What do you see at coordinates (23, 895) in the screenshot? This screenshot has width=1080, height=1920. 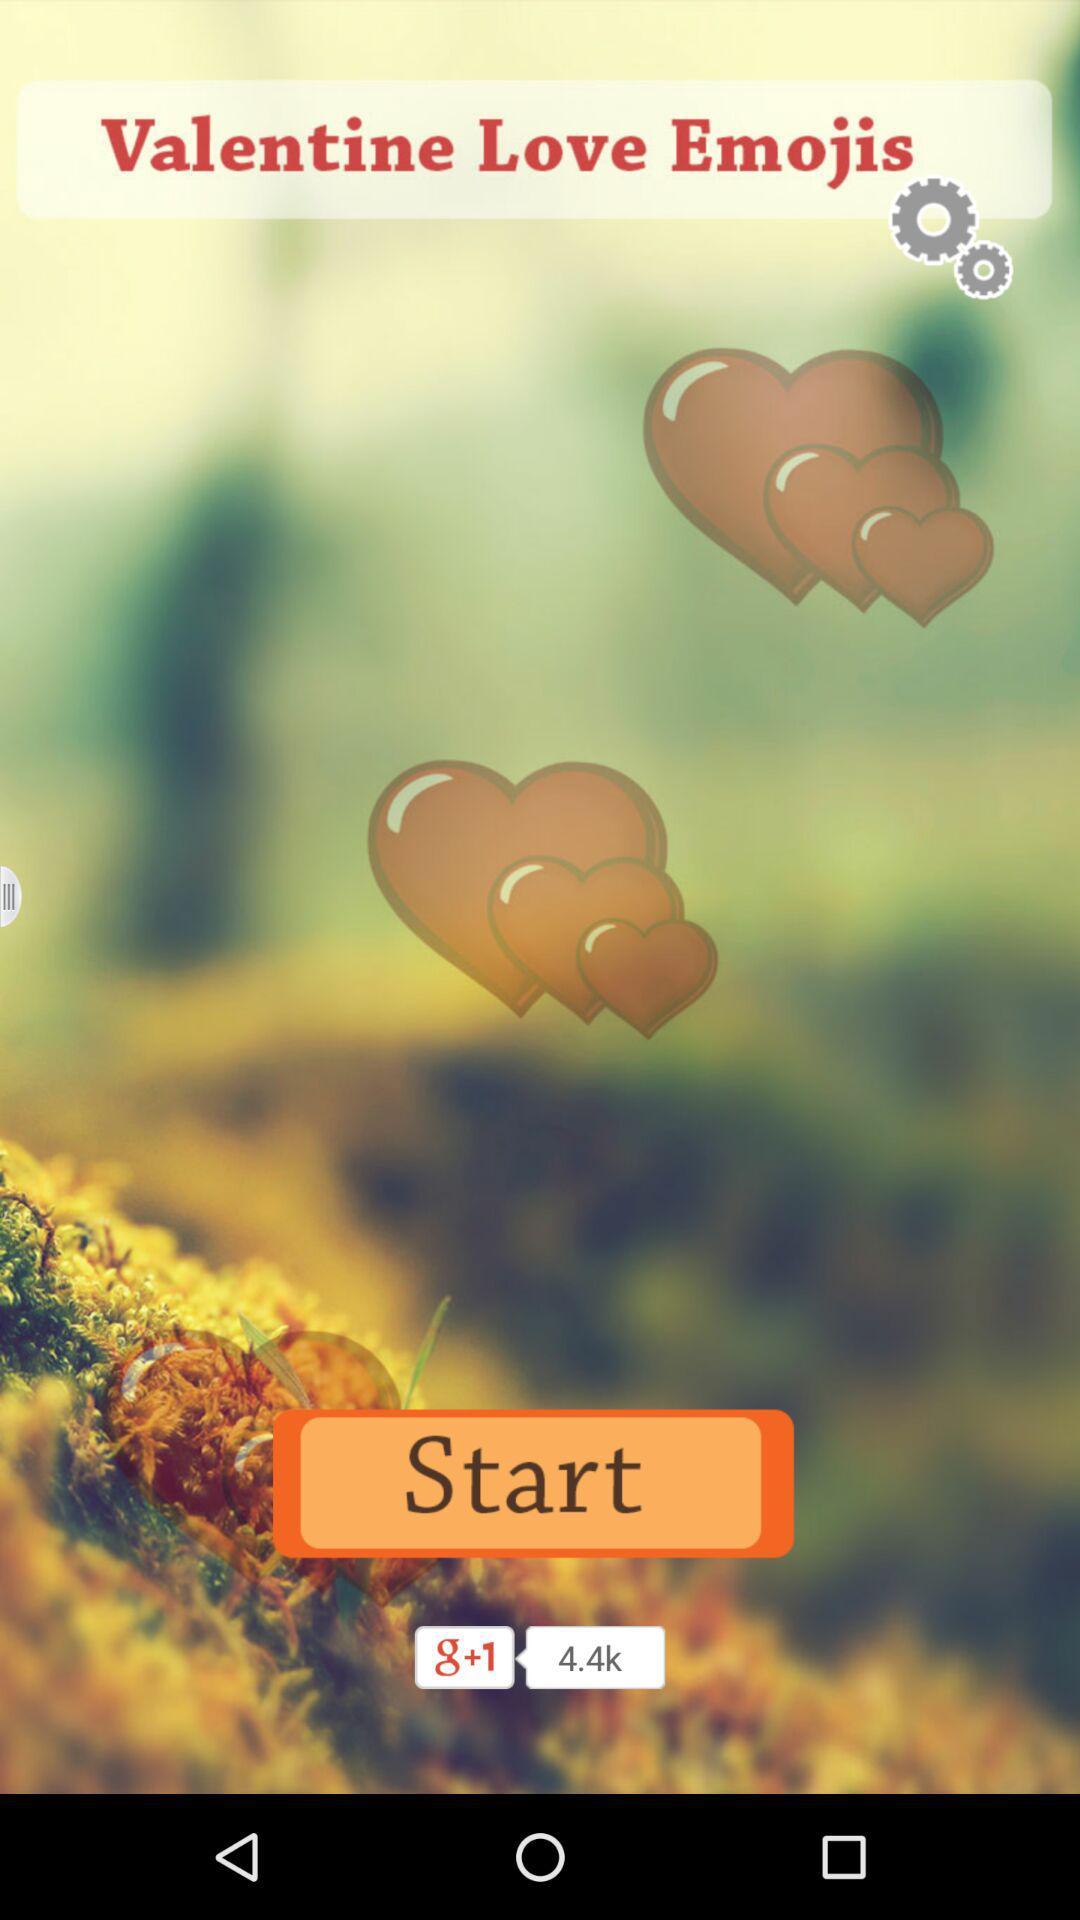 I see `pane` at bounding box center [23, 895].